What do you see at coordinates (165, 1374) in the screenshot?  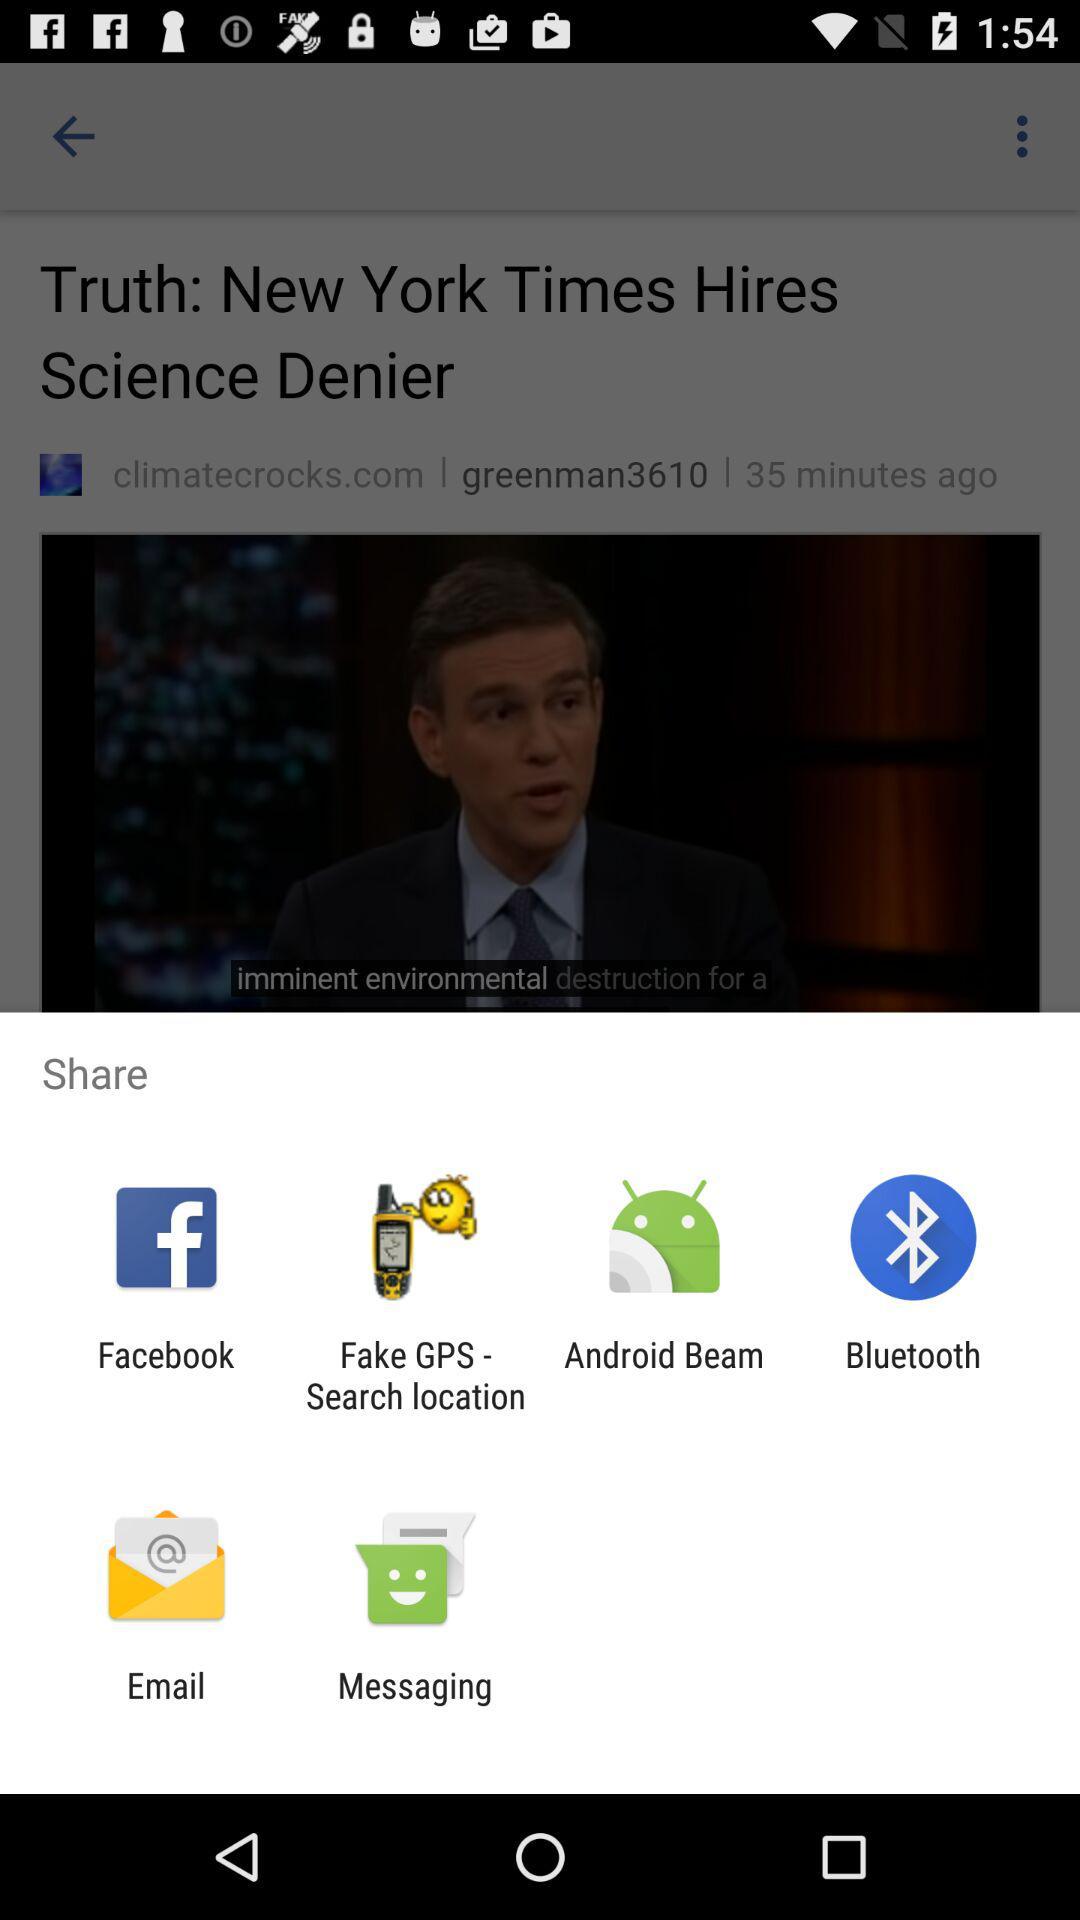 I see `app next to the fake gps search` at bounding box center [165, 1374].